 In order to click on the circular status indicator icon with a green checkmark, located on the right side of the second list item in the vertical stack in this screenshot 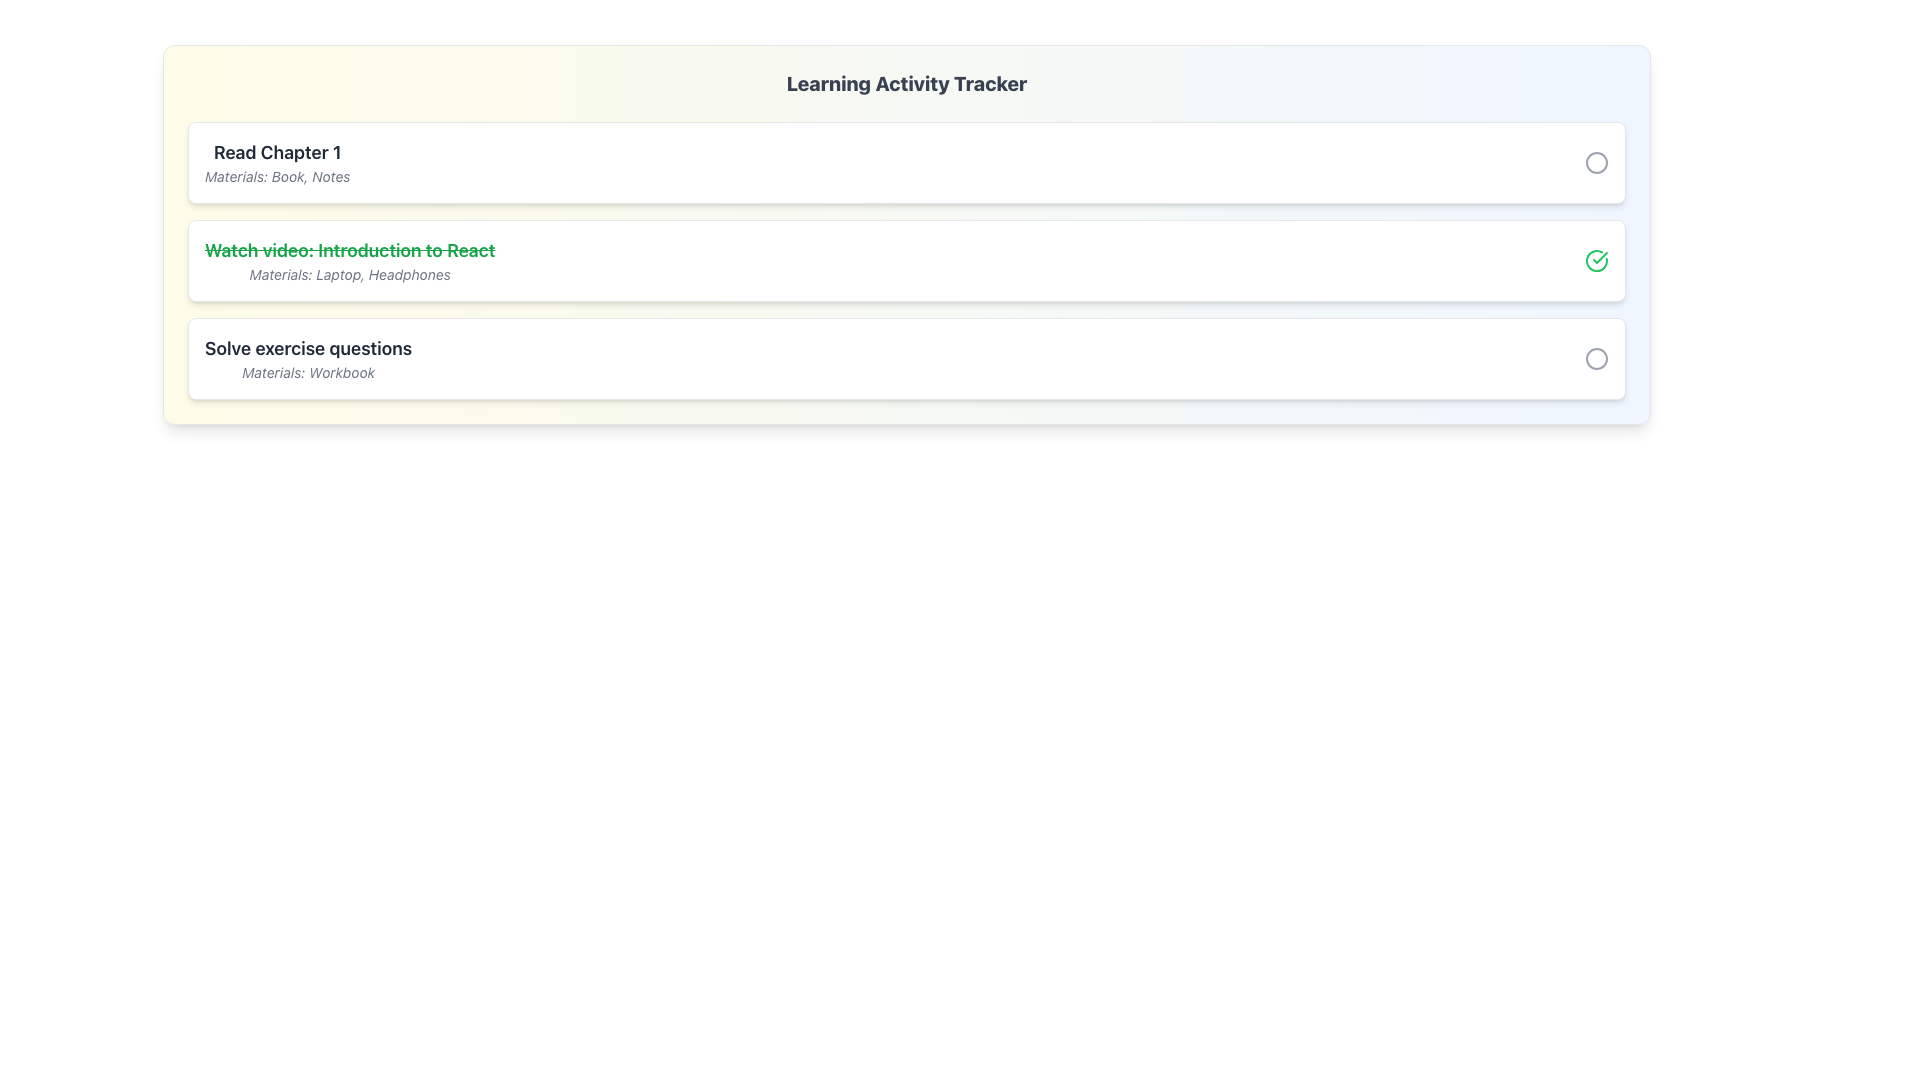, I will do `click(1596, 260)`.